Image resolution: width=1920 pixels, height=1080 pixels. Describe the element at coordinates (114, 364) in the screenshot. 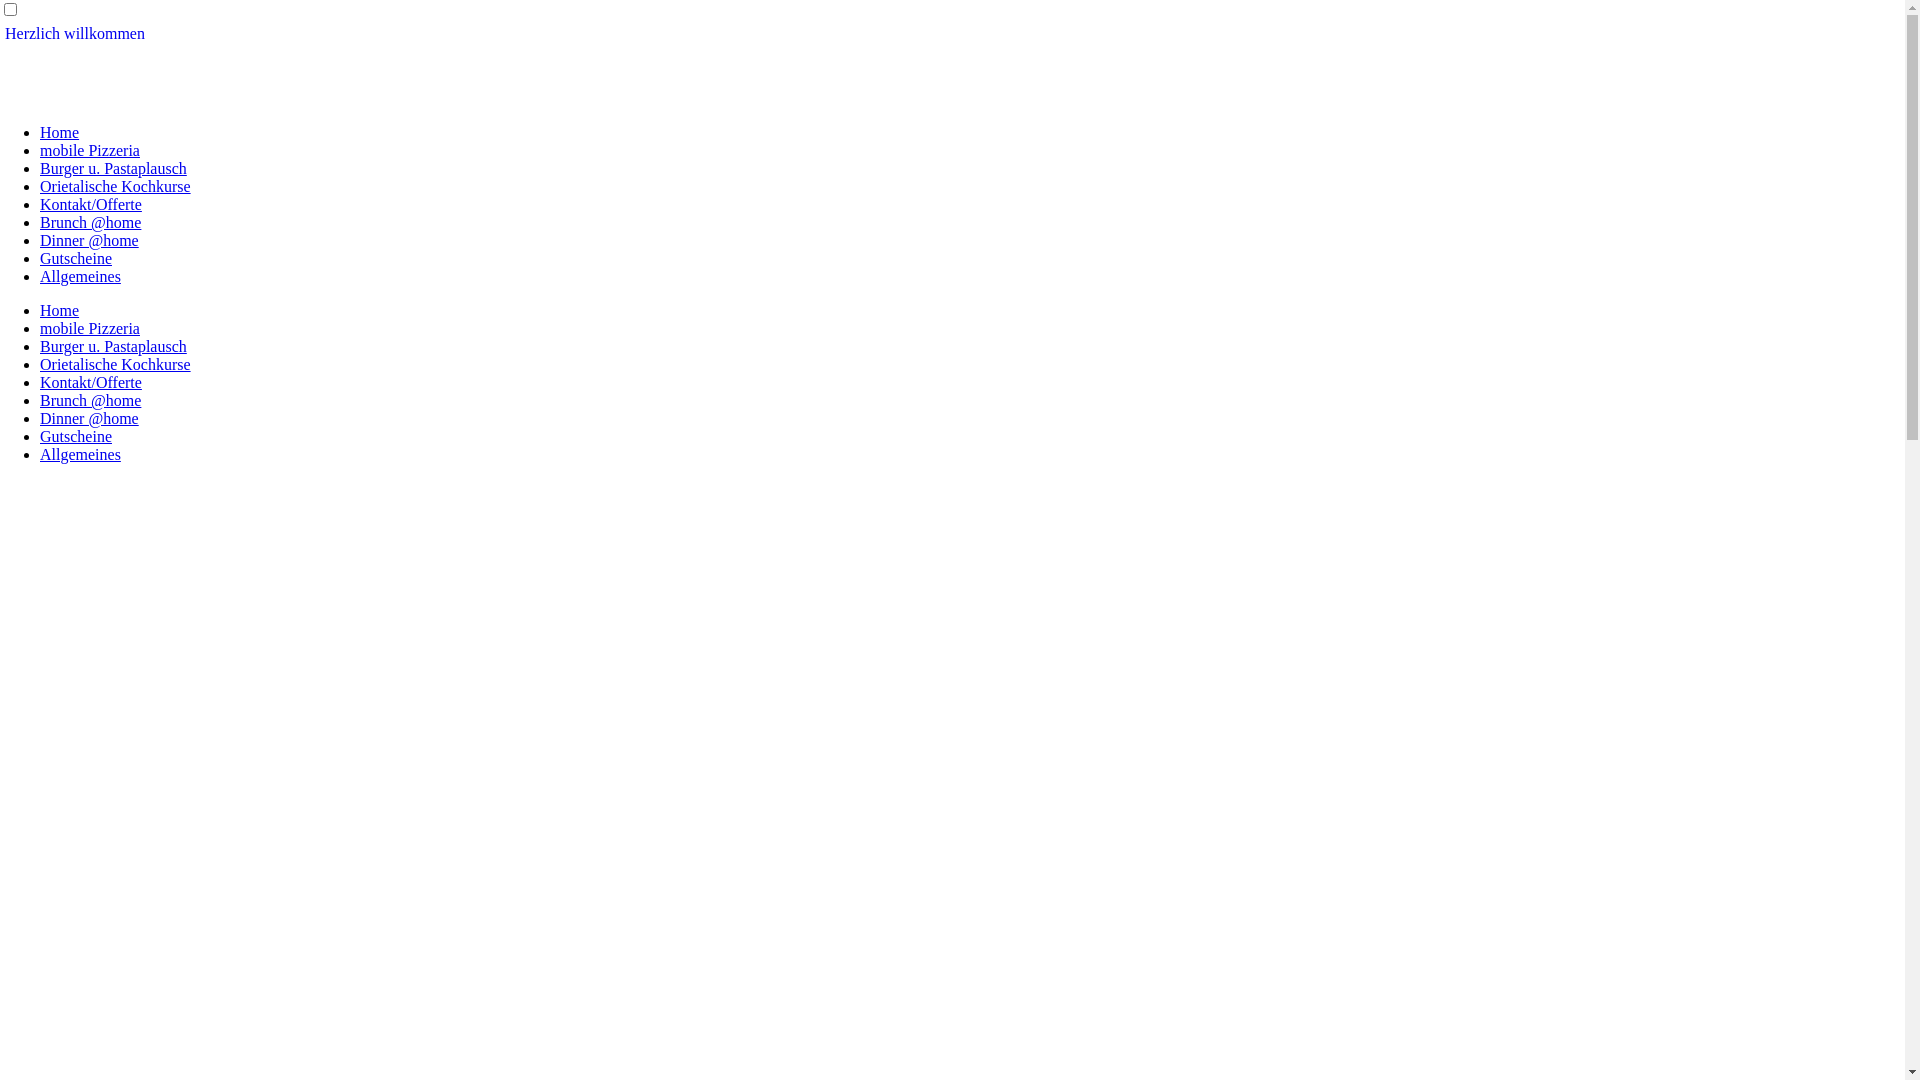

I see `'Orietalische Kochkurse'` at that location.